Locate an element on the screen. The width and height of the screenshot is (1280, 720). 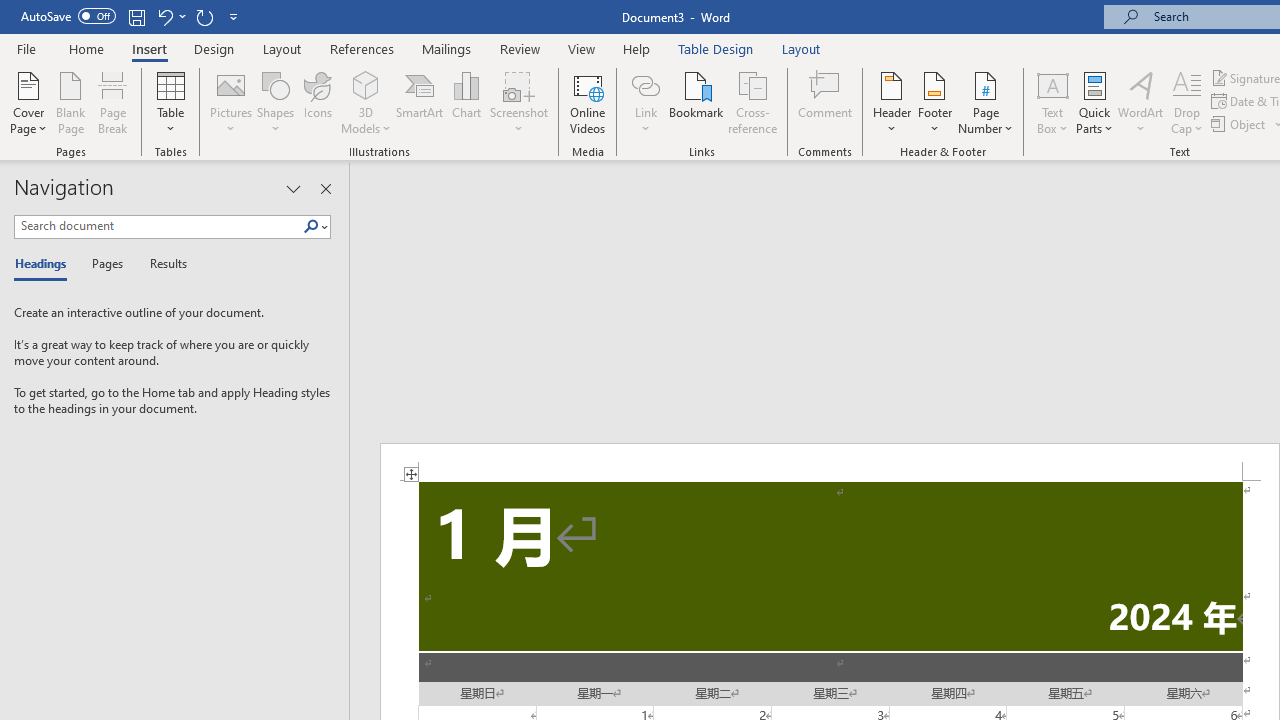
'Comment' is located at coordinates (825, 103).